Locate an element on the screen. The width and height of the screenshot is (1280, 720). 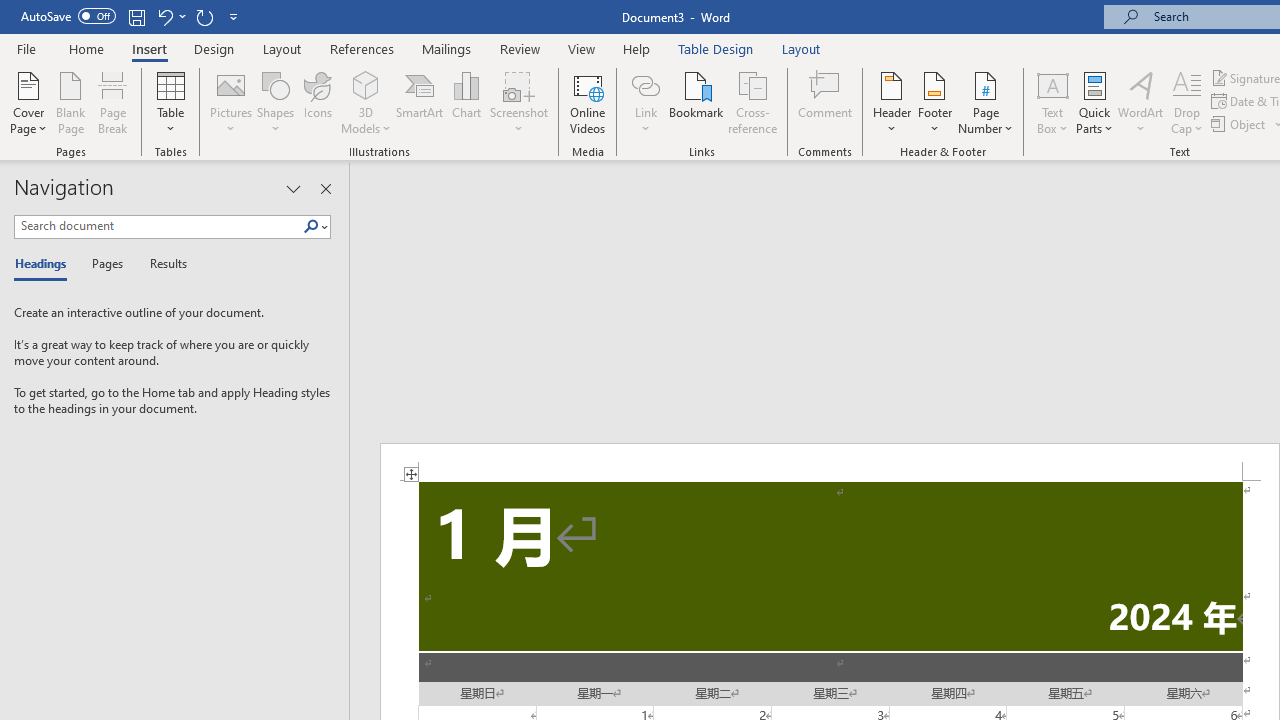
'Comment' is located at coordinates (825, 103).